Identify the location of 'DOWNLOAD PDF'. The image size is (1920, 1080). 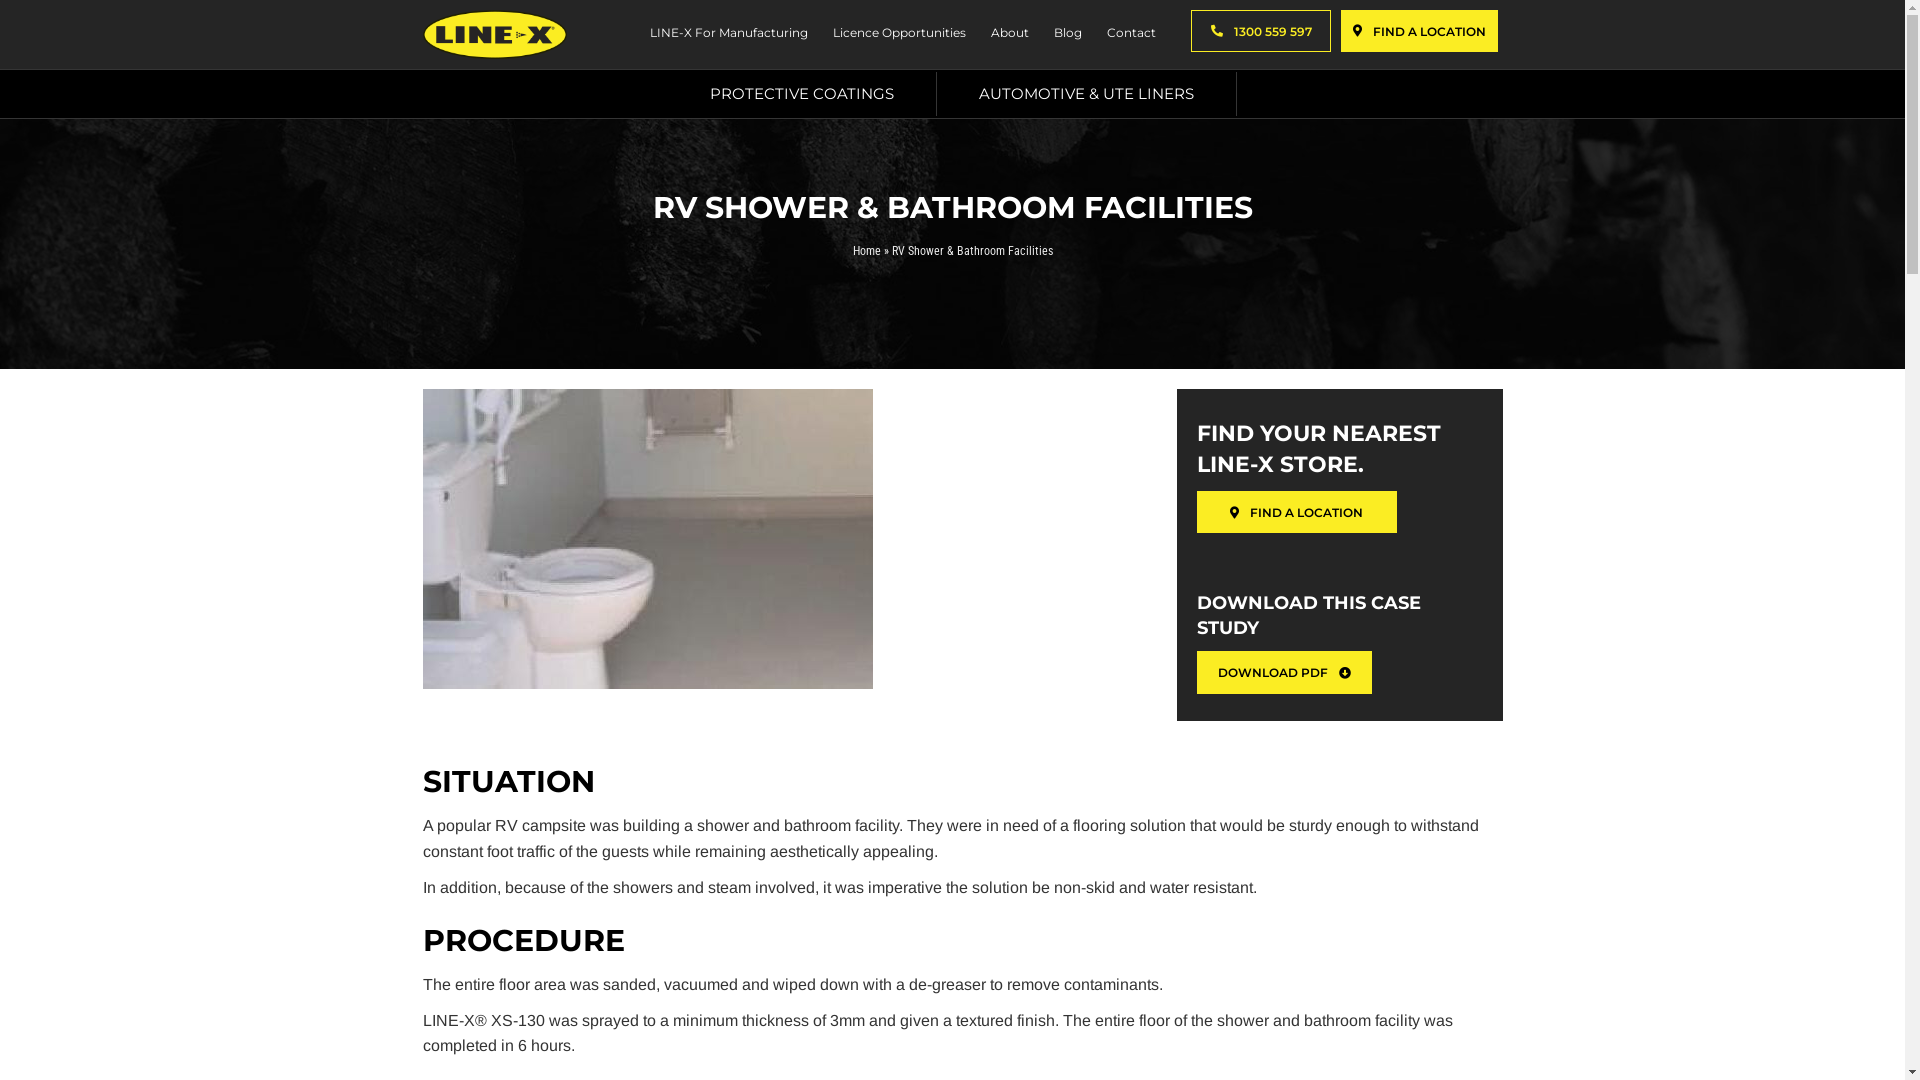
(1196, 671).